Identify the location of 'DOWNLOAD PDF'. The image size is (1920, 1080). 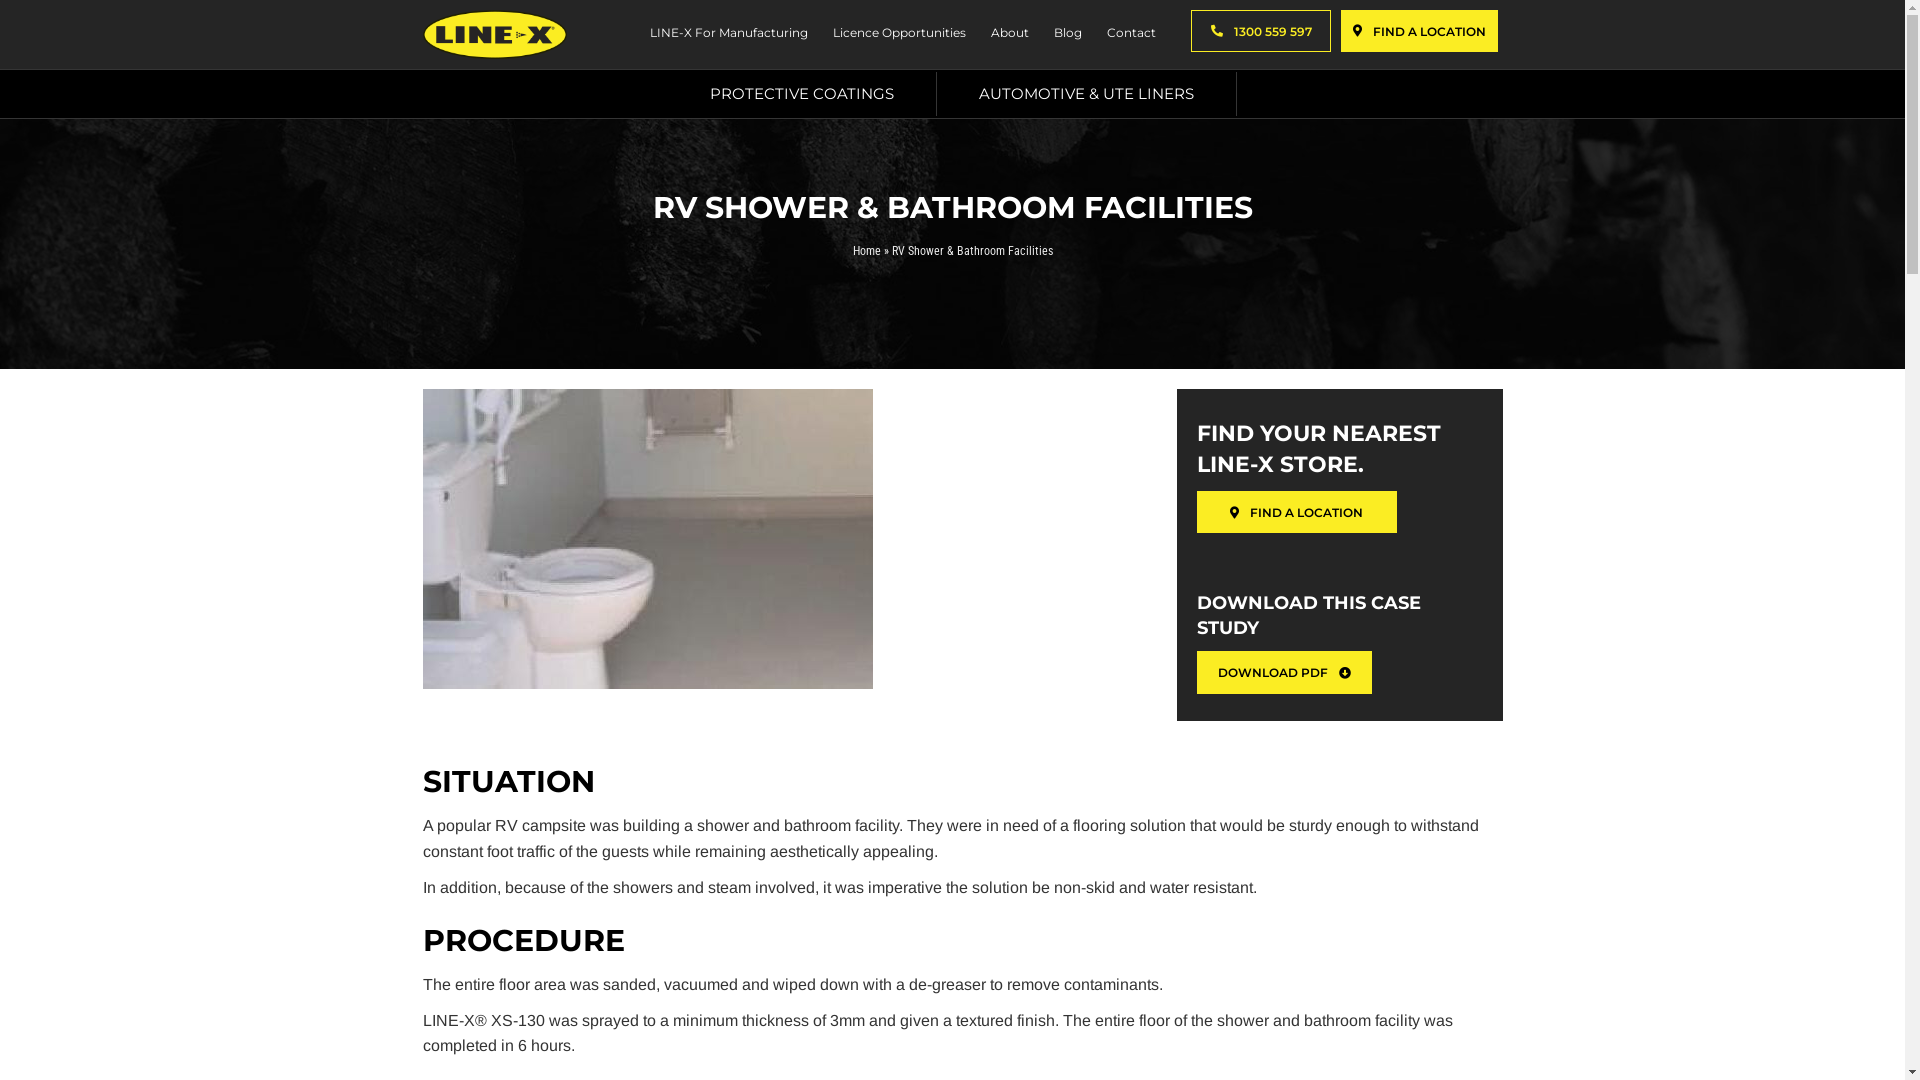
(1196, 671).